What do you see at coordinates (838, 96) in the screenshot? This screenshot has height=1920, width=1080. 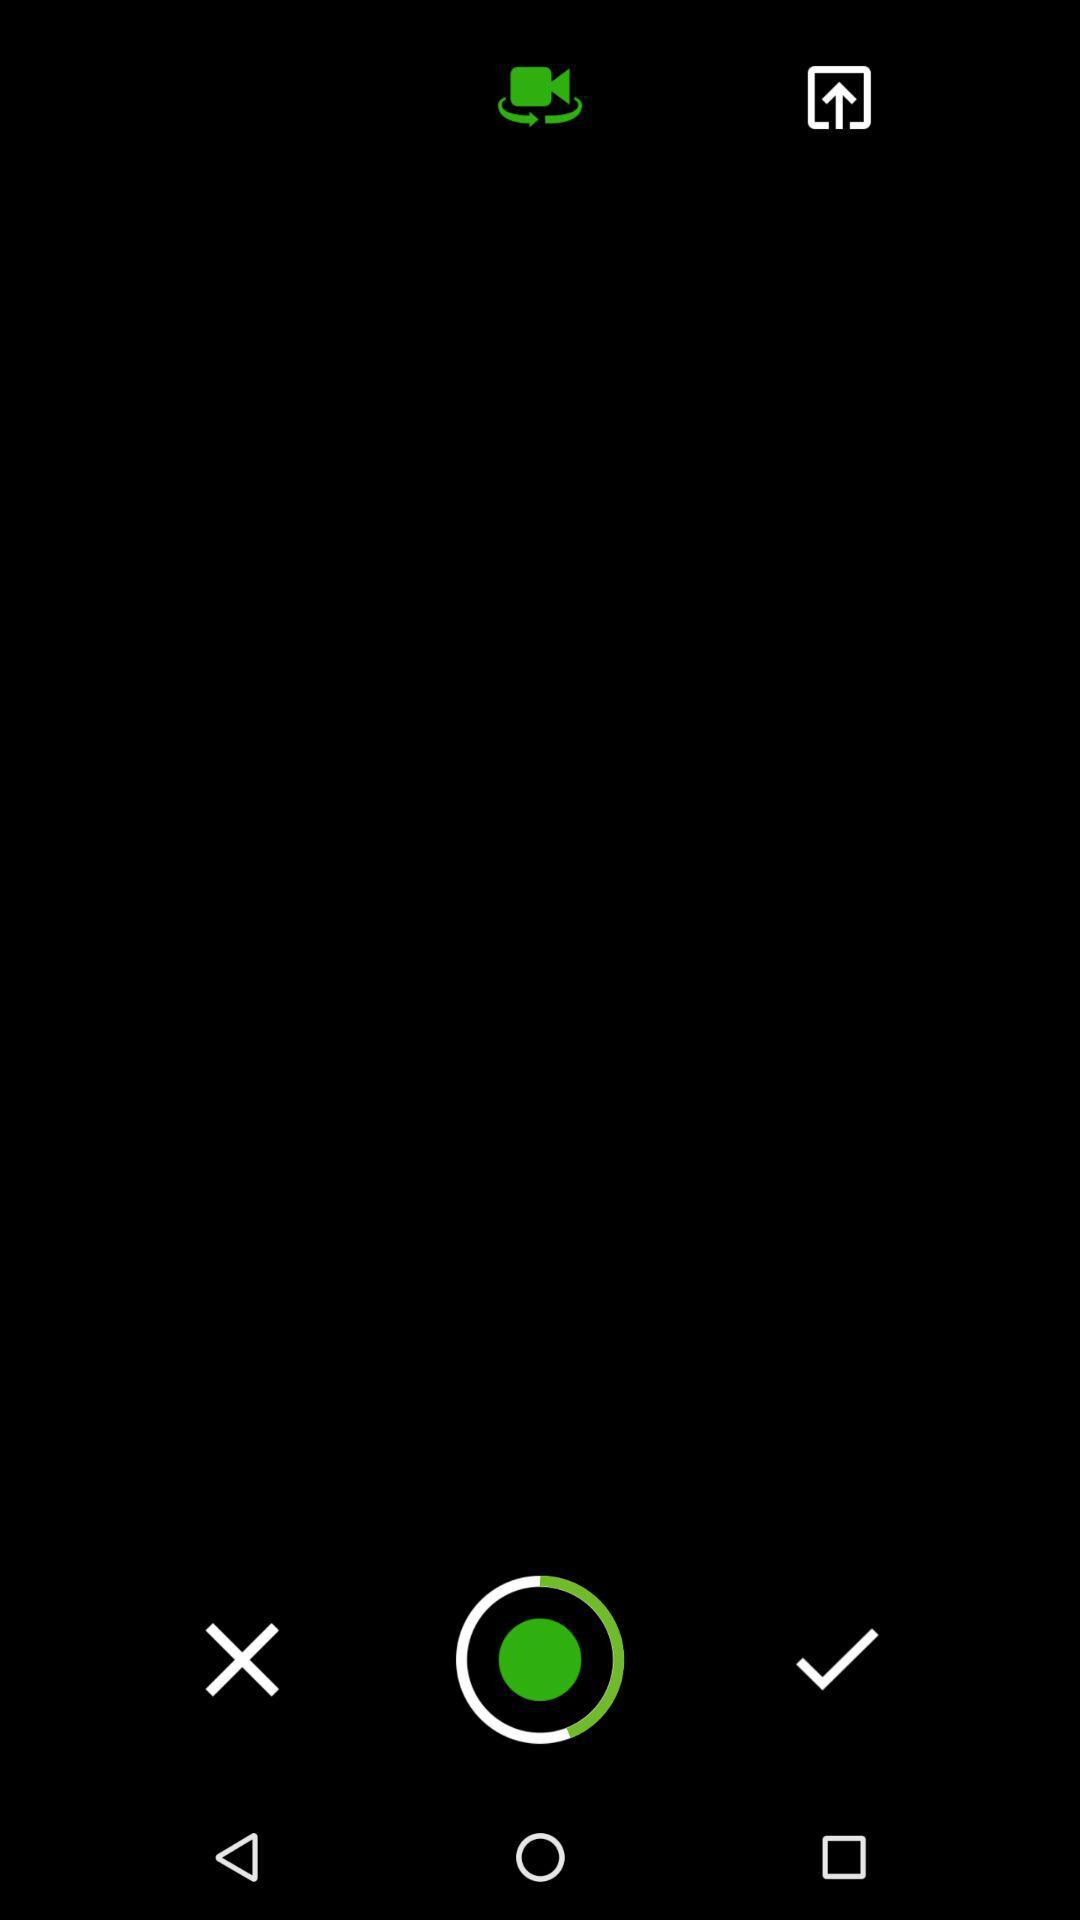 I see `the item at the top right corner` at bounding box center [838, 96].